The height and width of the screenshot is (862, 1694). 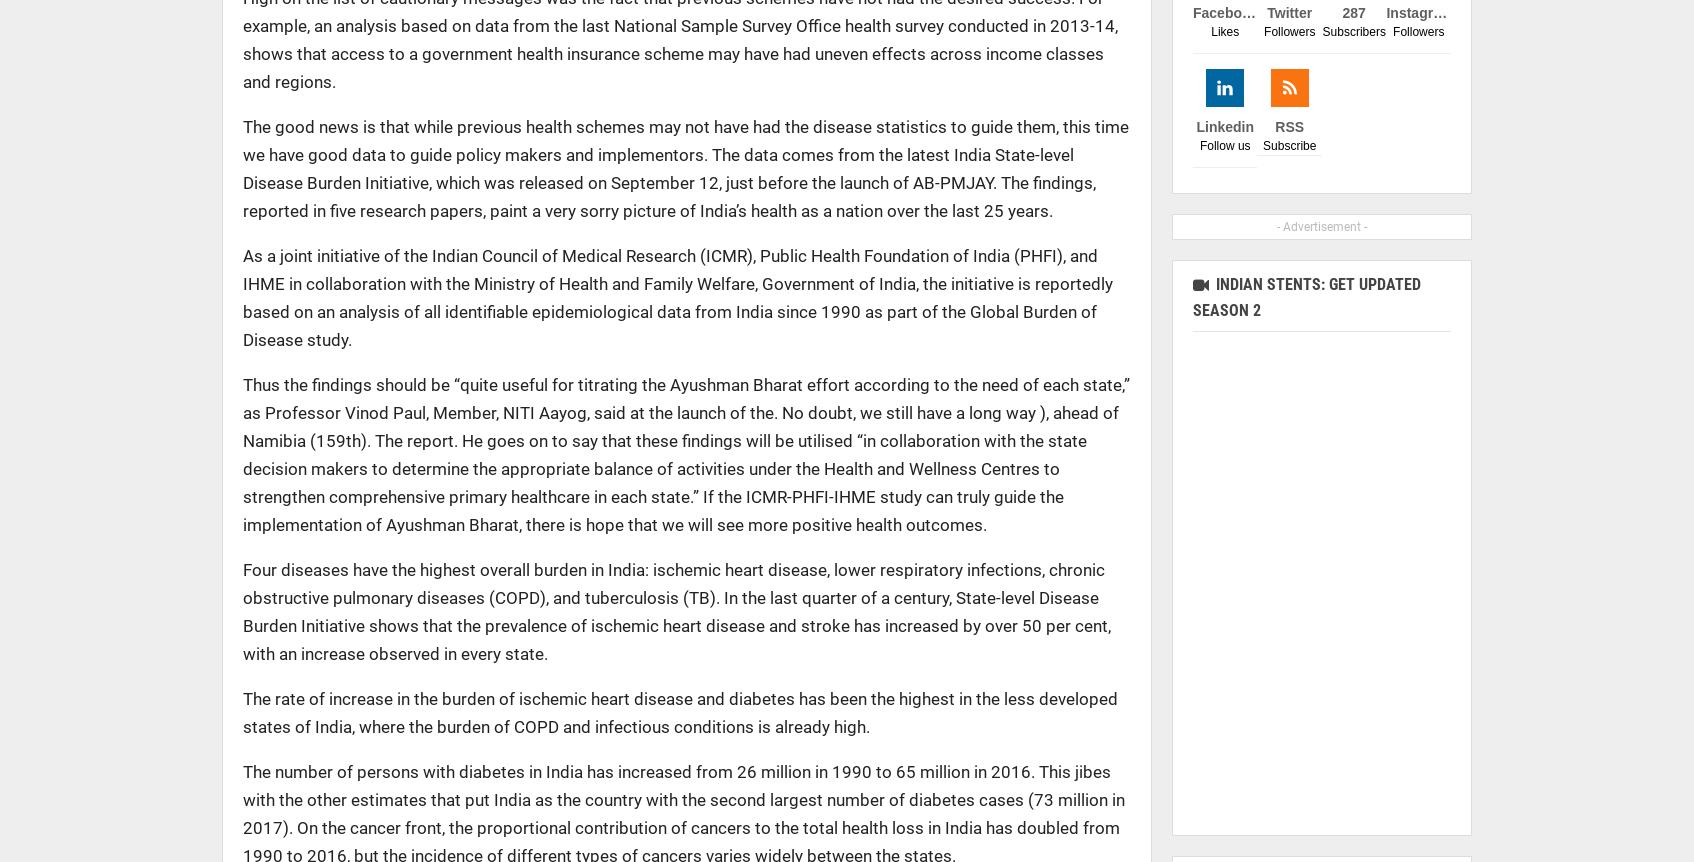 I want to click on 'Four diseases have the highest overall burden in India: ischemic heart disease, lower respiratory infections, chronic obstructive pulmonary diseases (COPD), and tuberculosis (TB). In the last quarter of a century, State-level Disease Burden Initiative shows that the prevalence of ischemic heart disease and stroke has increased by over 50 per cent, with an increase observed in every state.', so click(x=676, y=612).